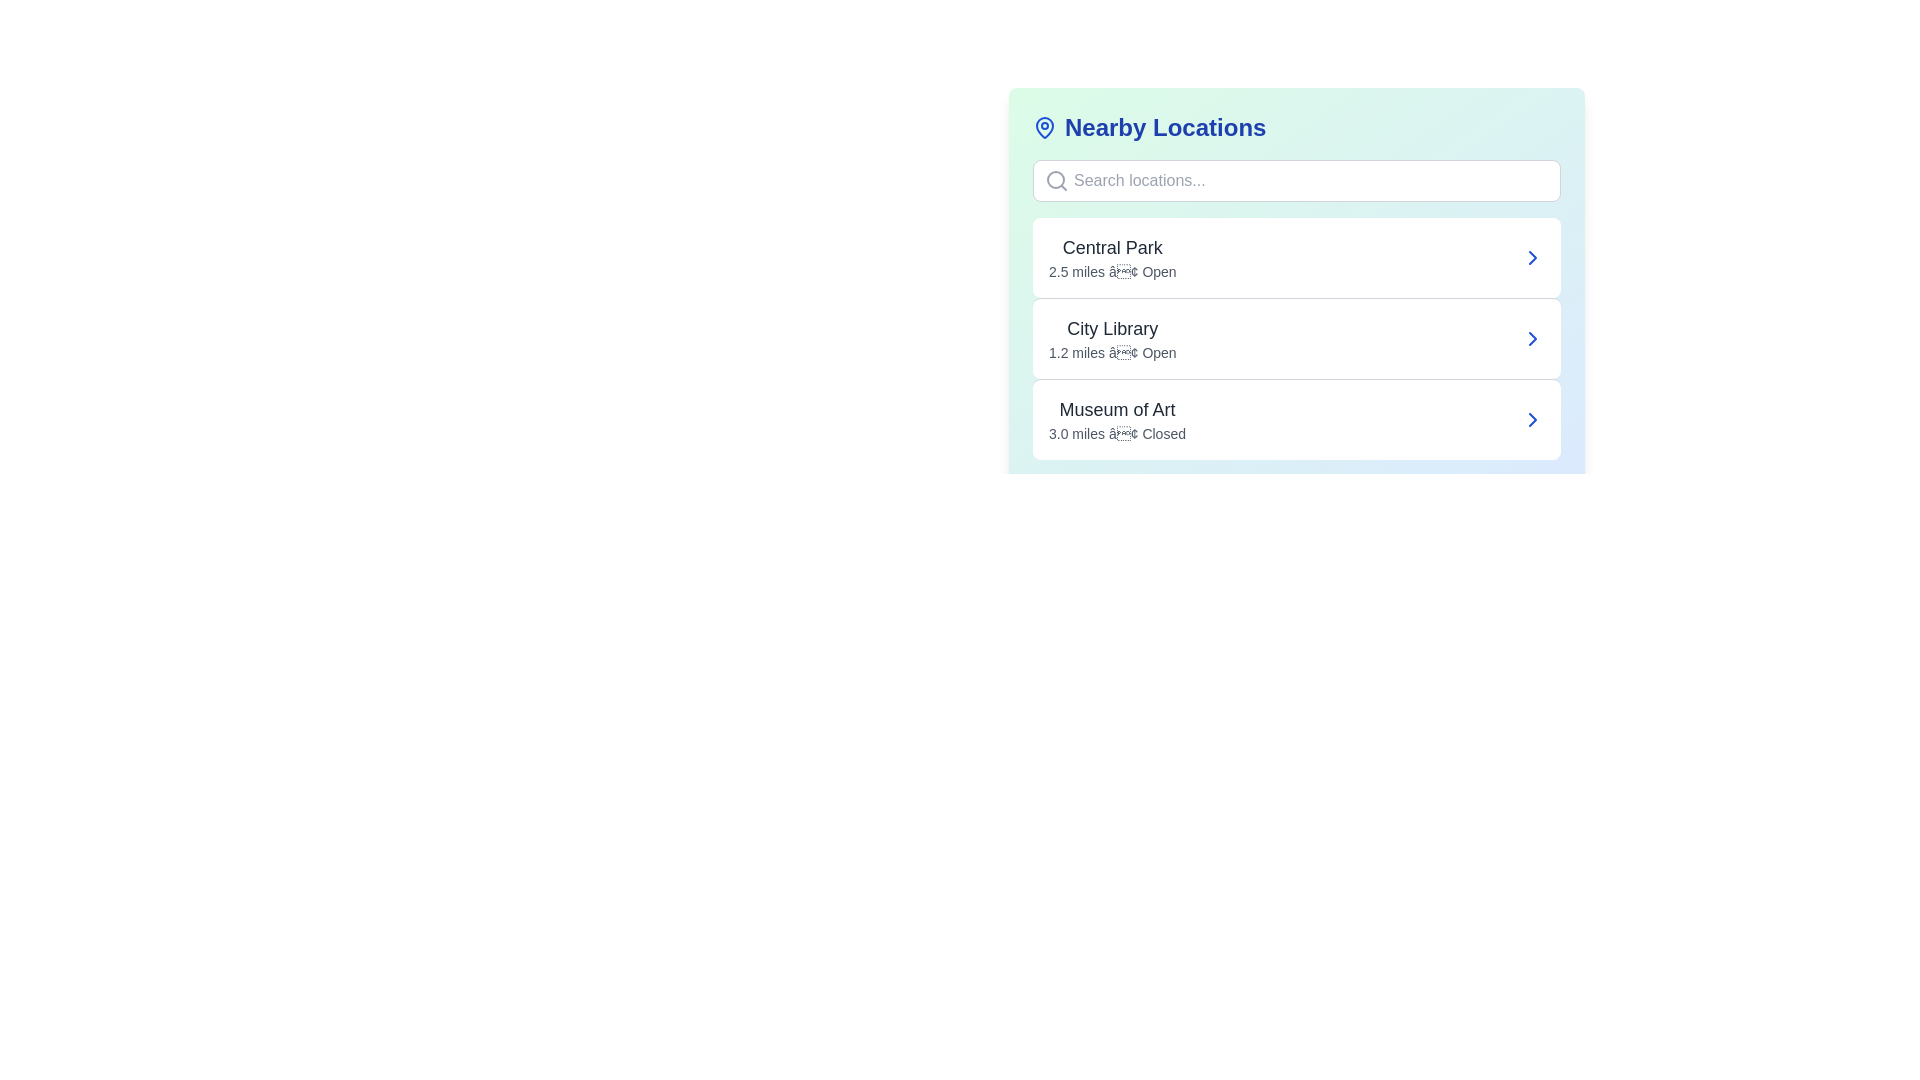 The image size is (1920, 1080). What do you see at coordinates (1111, 246) in the screenshot?
I see `the location title` at bounding box center [1111, 246].